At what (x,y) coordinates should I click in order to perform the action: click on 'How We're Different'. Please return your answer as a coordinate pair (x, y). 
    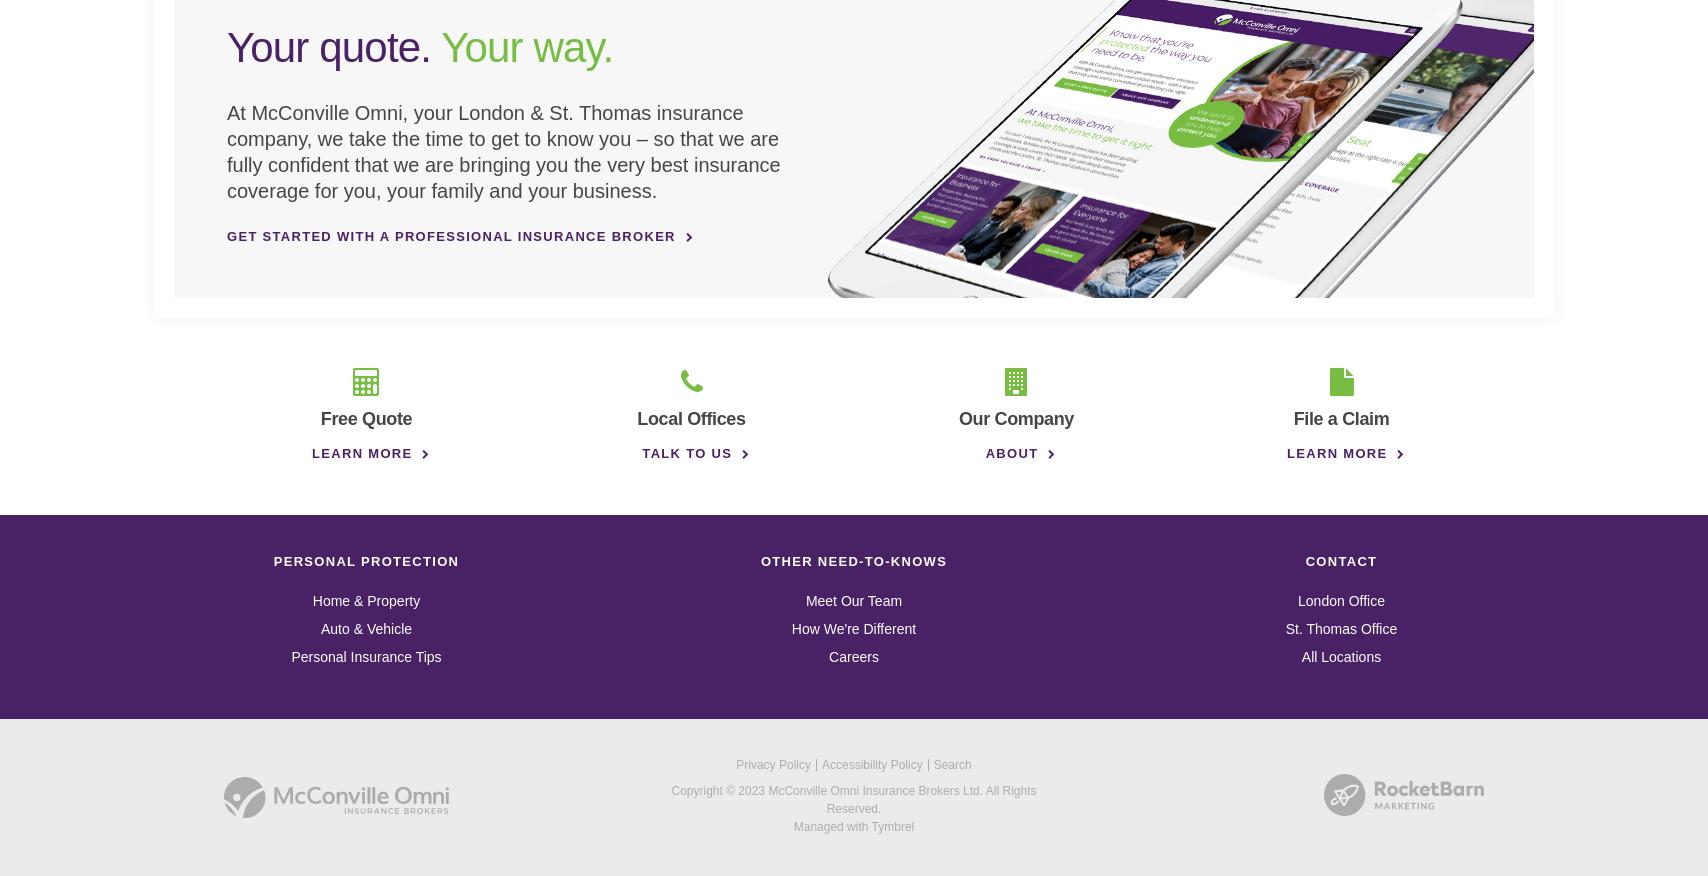
    Looking at the image, I should click on (853, 628).